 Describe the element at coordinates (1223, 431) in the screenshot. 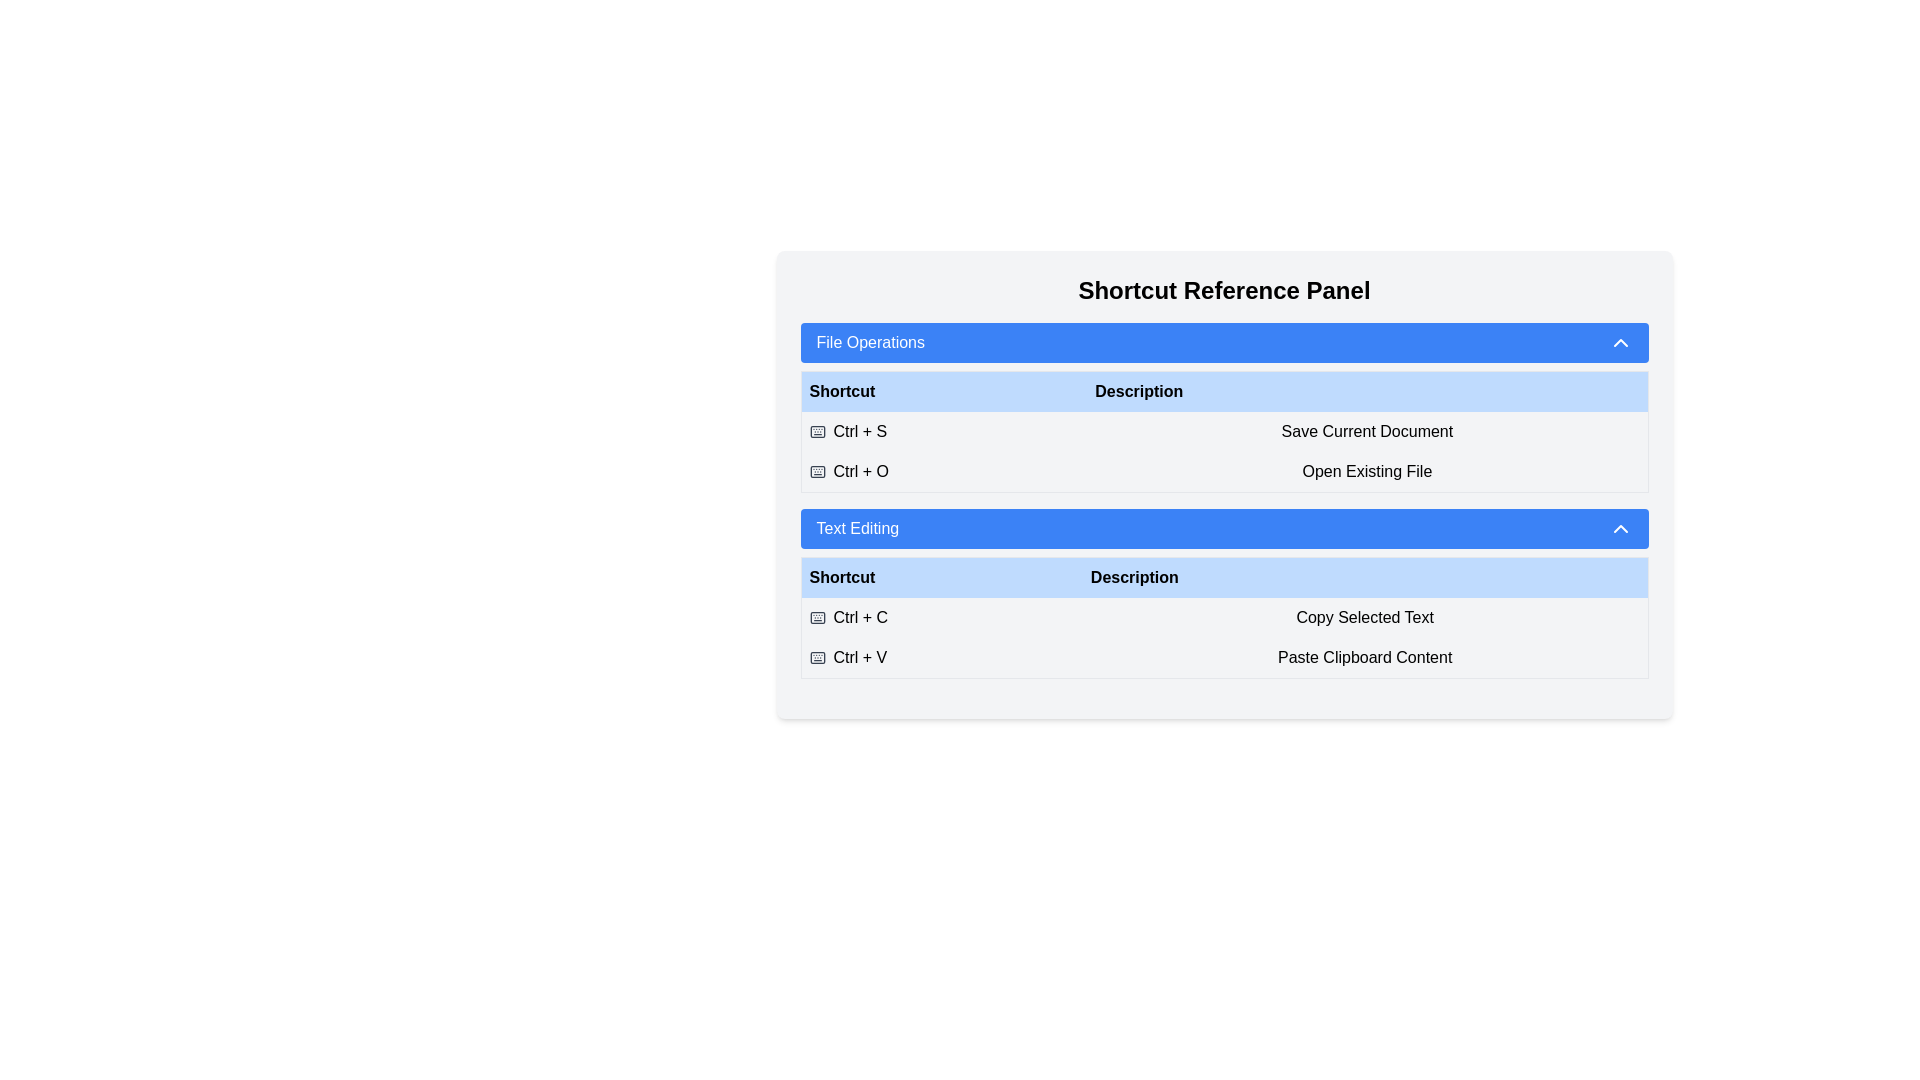

I see `the table row containing keyboard shortcut descriptions and key combinations in the 'File Operations' section, situated directly below the headers 'Shortcut' and 'Description'` at that location.